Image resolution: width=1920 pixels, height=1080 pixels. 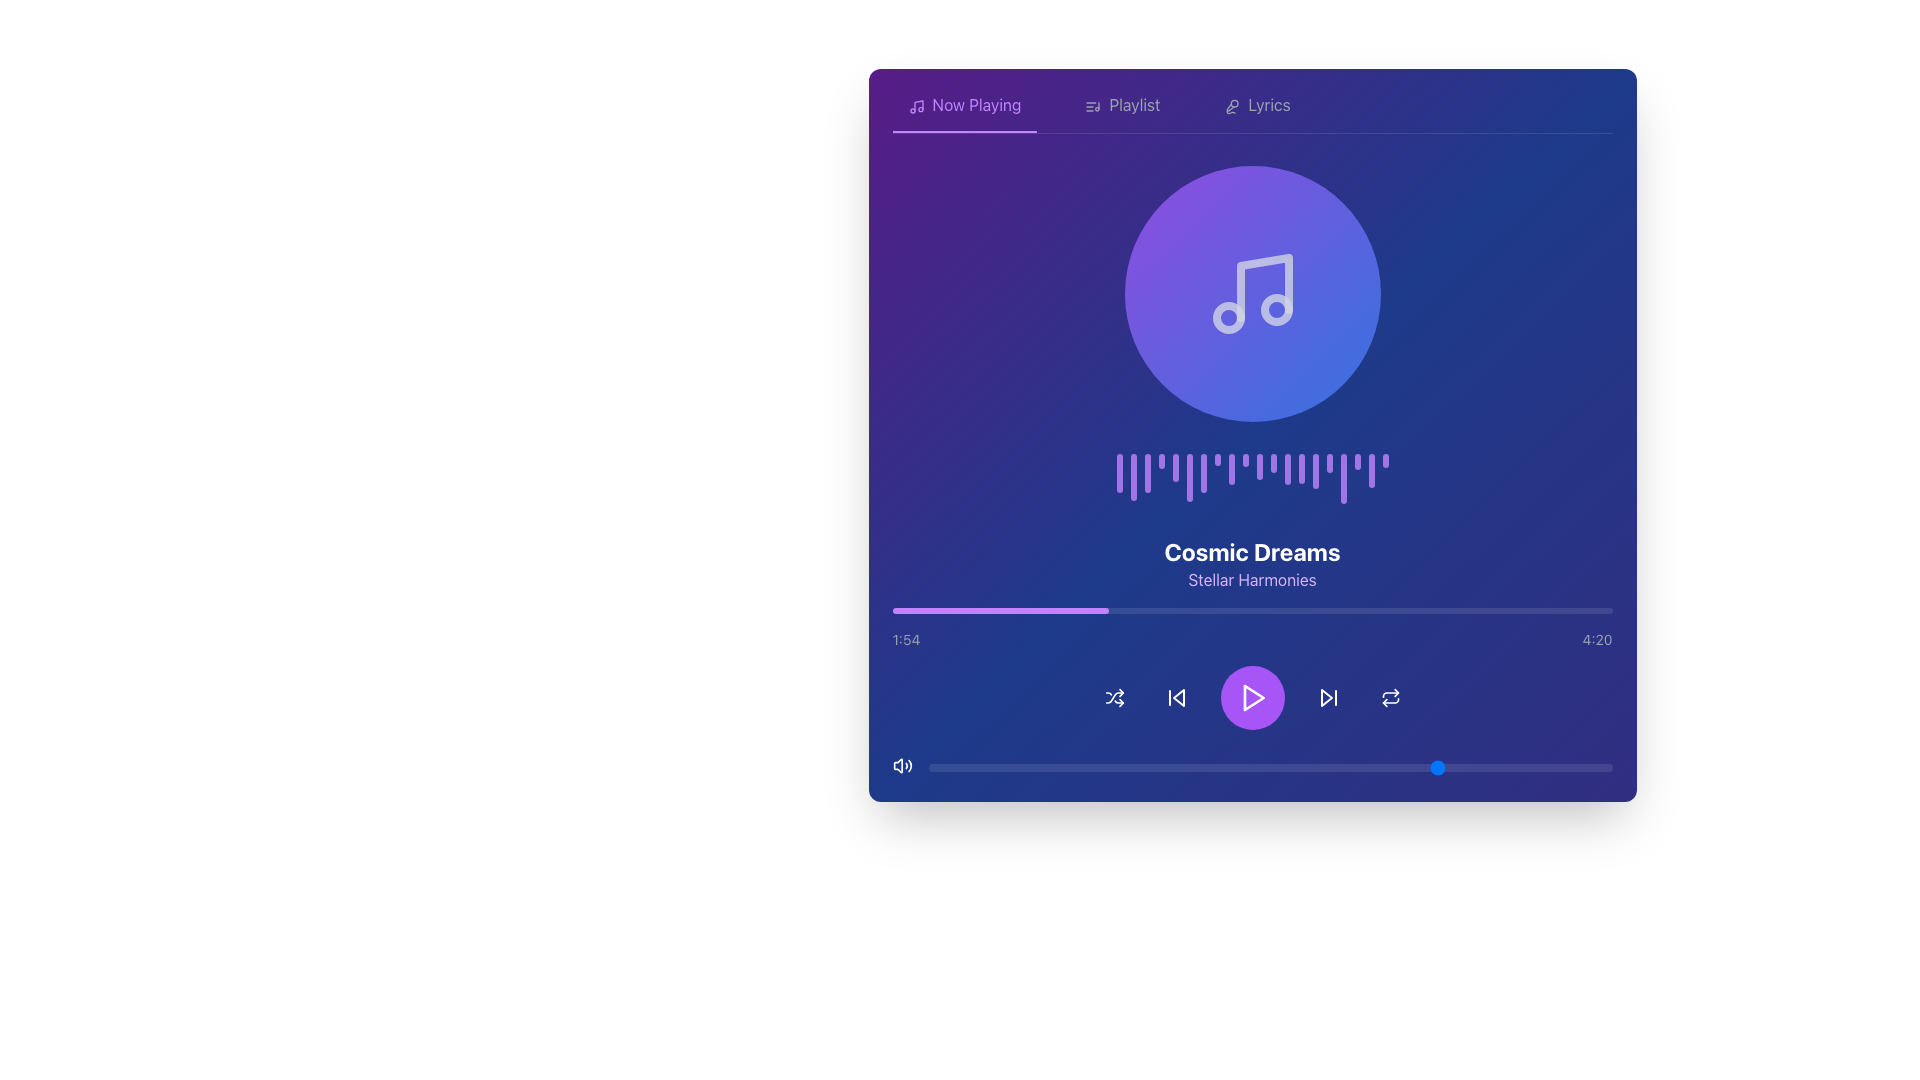 What do you see at coordinates (1343, 478) in the screenshot?
I see `the 18th vibrant purple Visualizer bar in the waveform sequence, which is a vertical rounded bar located slightly towards the right side of the display` at bounding box center [1343, 478].